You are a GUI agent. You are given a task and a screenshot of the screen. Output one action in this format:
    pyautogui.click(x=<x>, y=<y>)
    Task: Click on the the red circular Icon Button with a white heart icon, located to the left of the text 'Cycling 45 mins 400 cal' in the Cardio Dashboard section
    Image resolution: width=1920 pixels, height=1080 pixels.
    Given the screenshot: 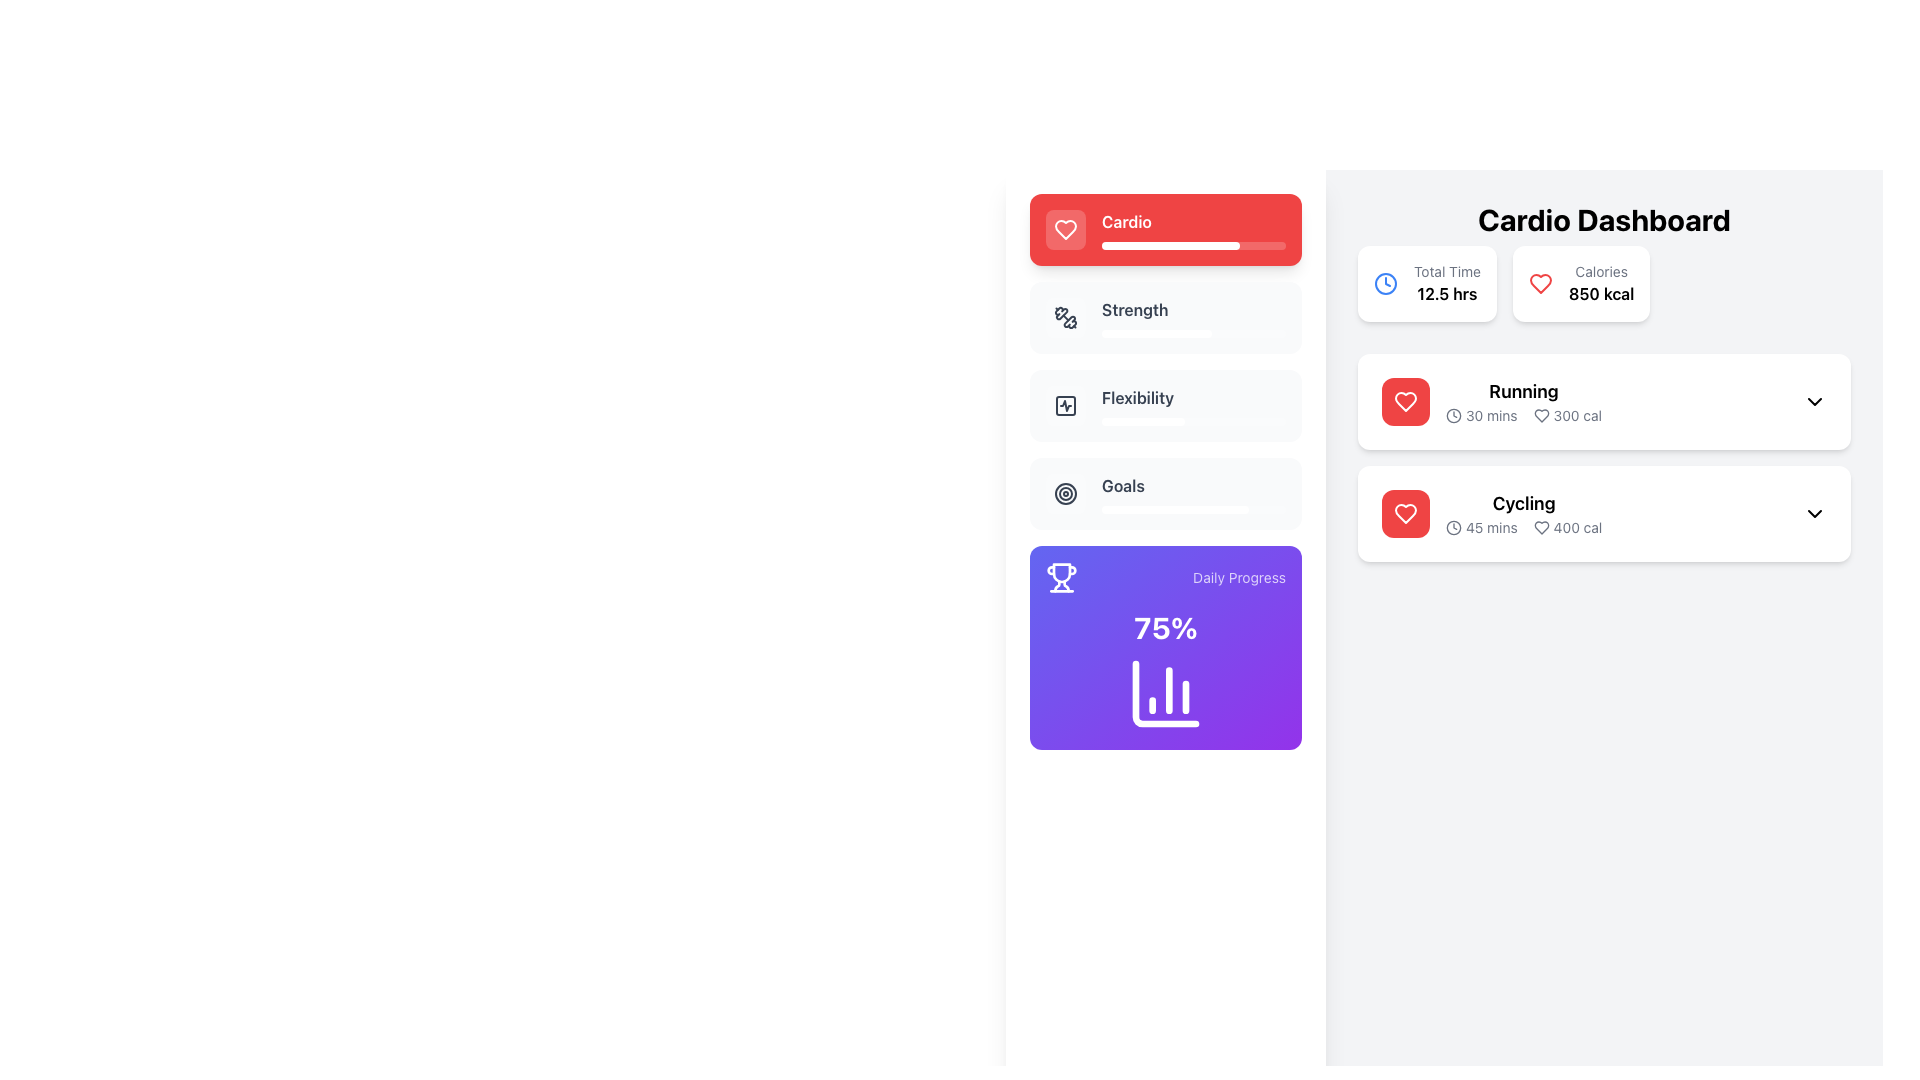 What is the action you would take?
    pyautogui.click(x=1405, y=512)
    